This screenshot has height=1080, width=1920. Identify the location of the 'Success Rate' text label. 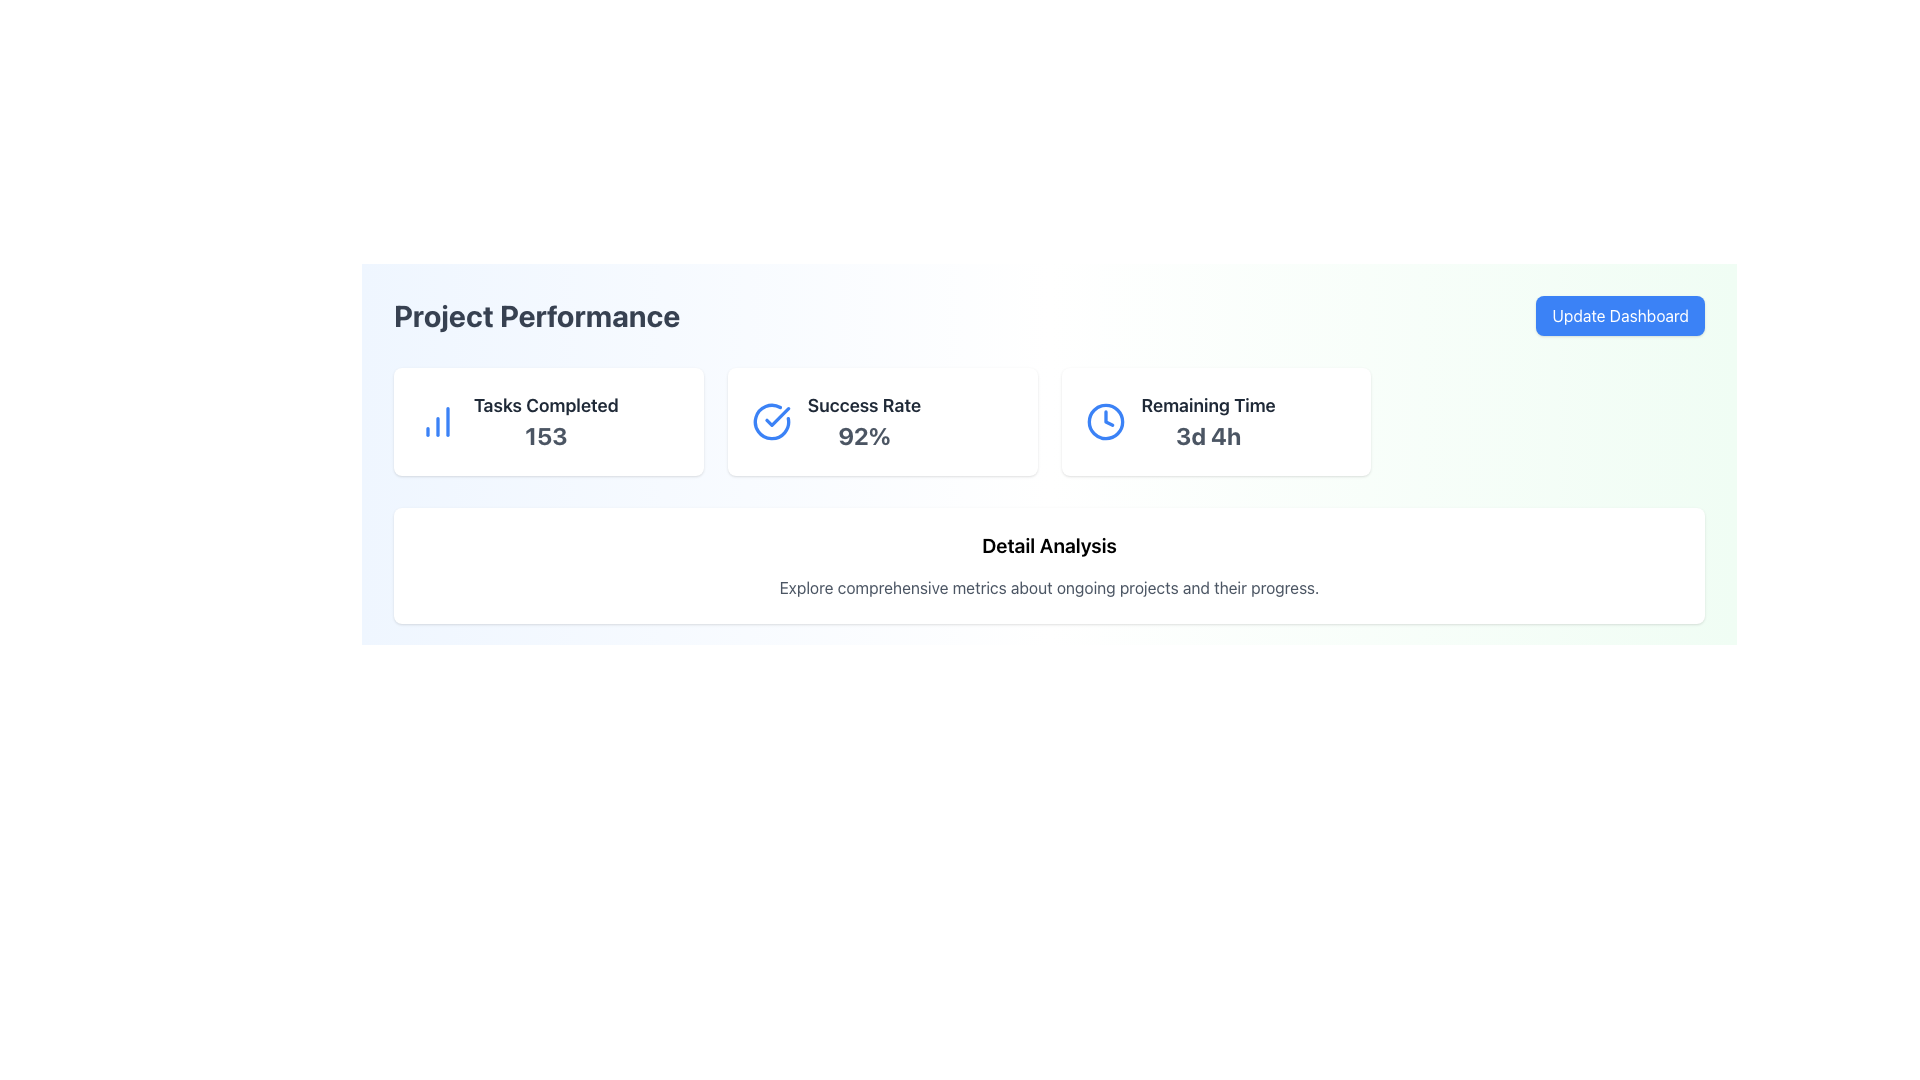
(864, 434).